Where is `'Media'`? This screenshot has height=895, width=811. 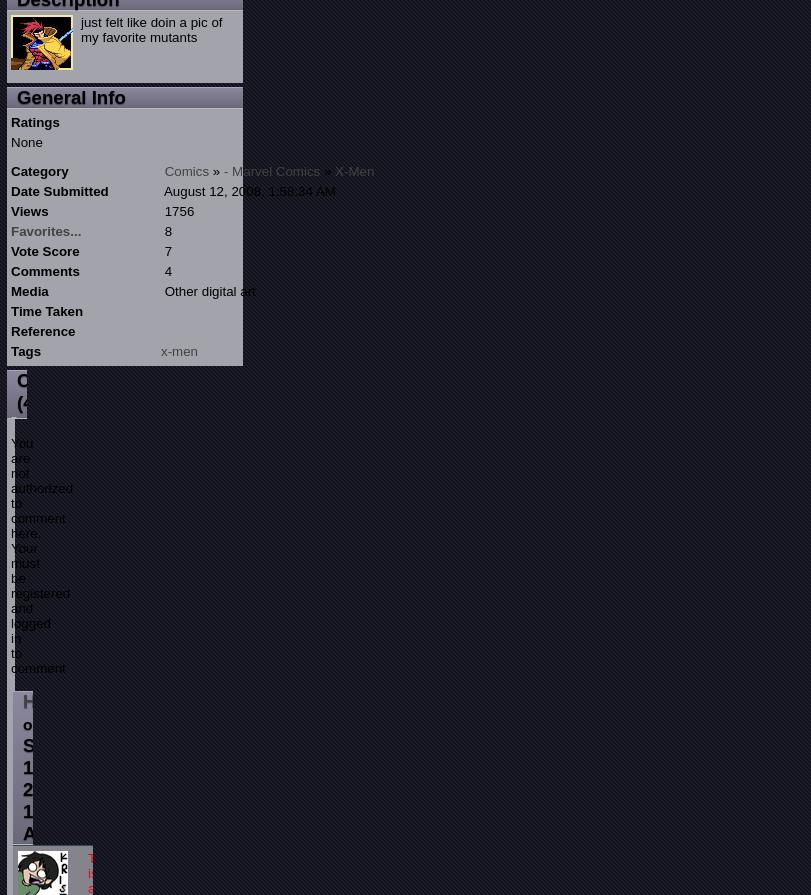 'Media' is located at coordinates (11, 290).